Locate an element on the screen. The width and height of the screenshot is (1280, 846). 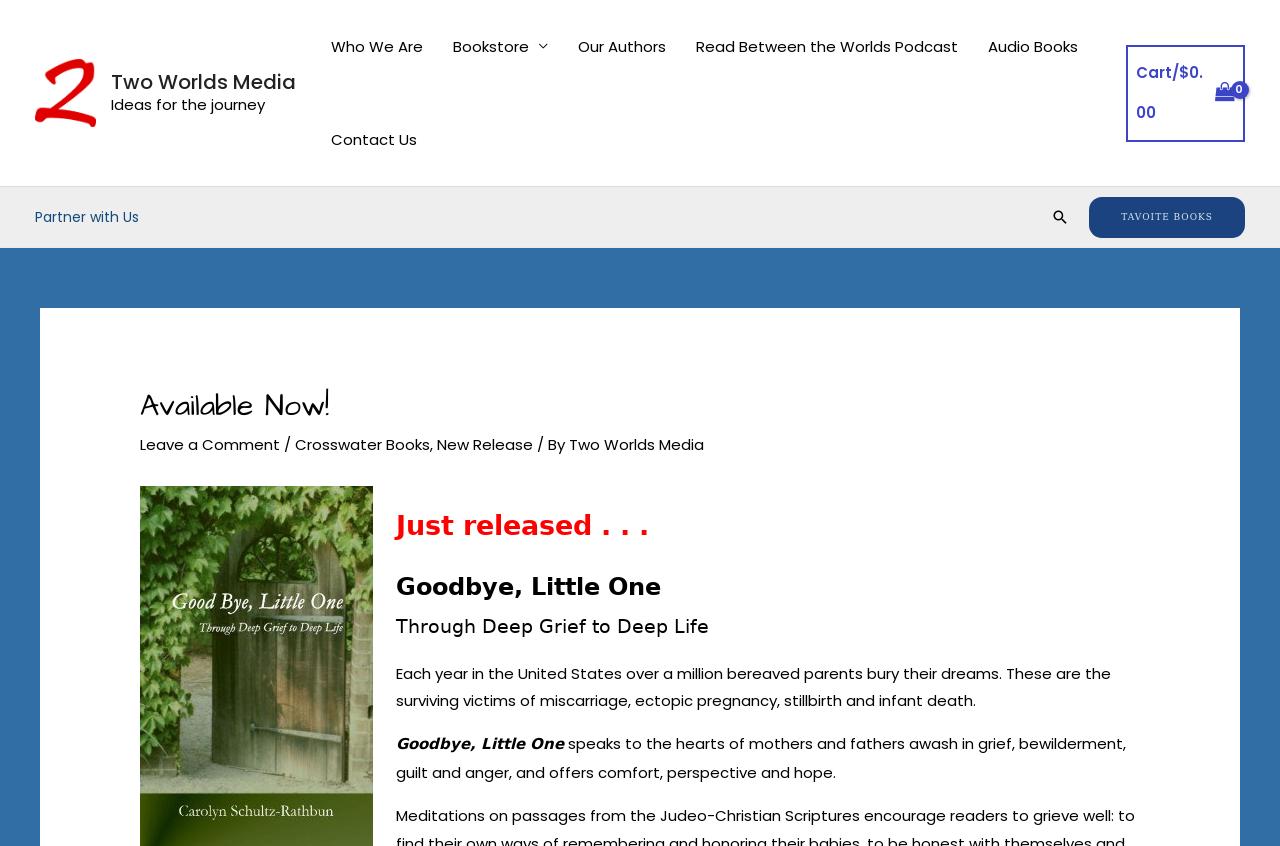
'Our Authors' is located at coordinates (620, 45).